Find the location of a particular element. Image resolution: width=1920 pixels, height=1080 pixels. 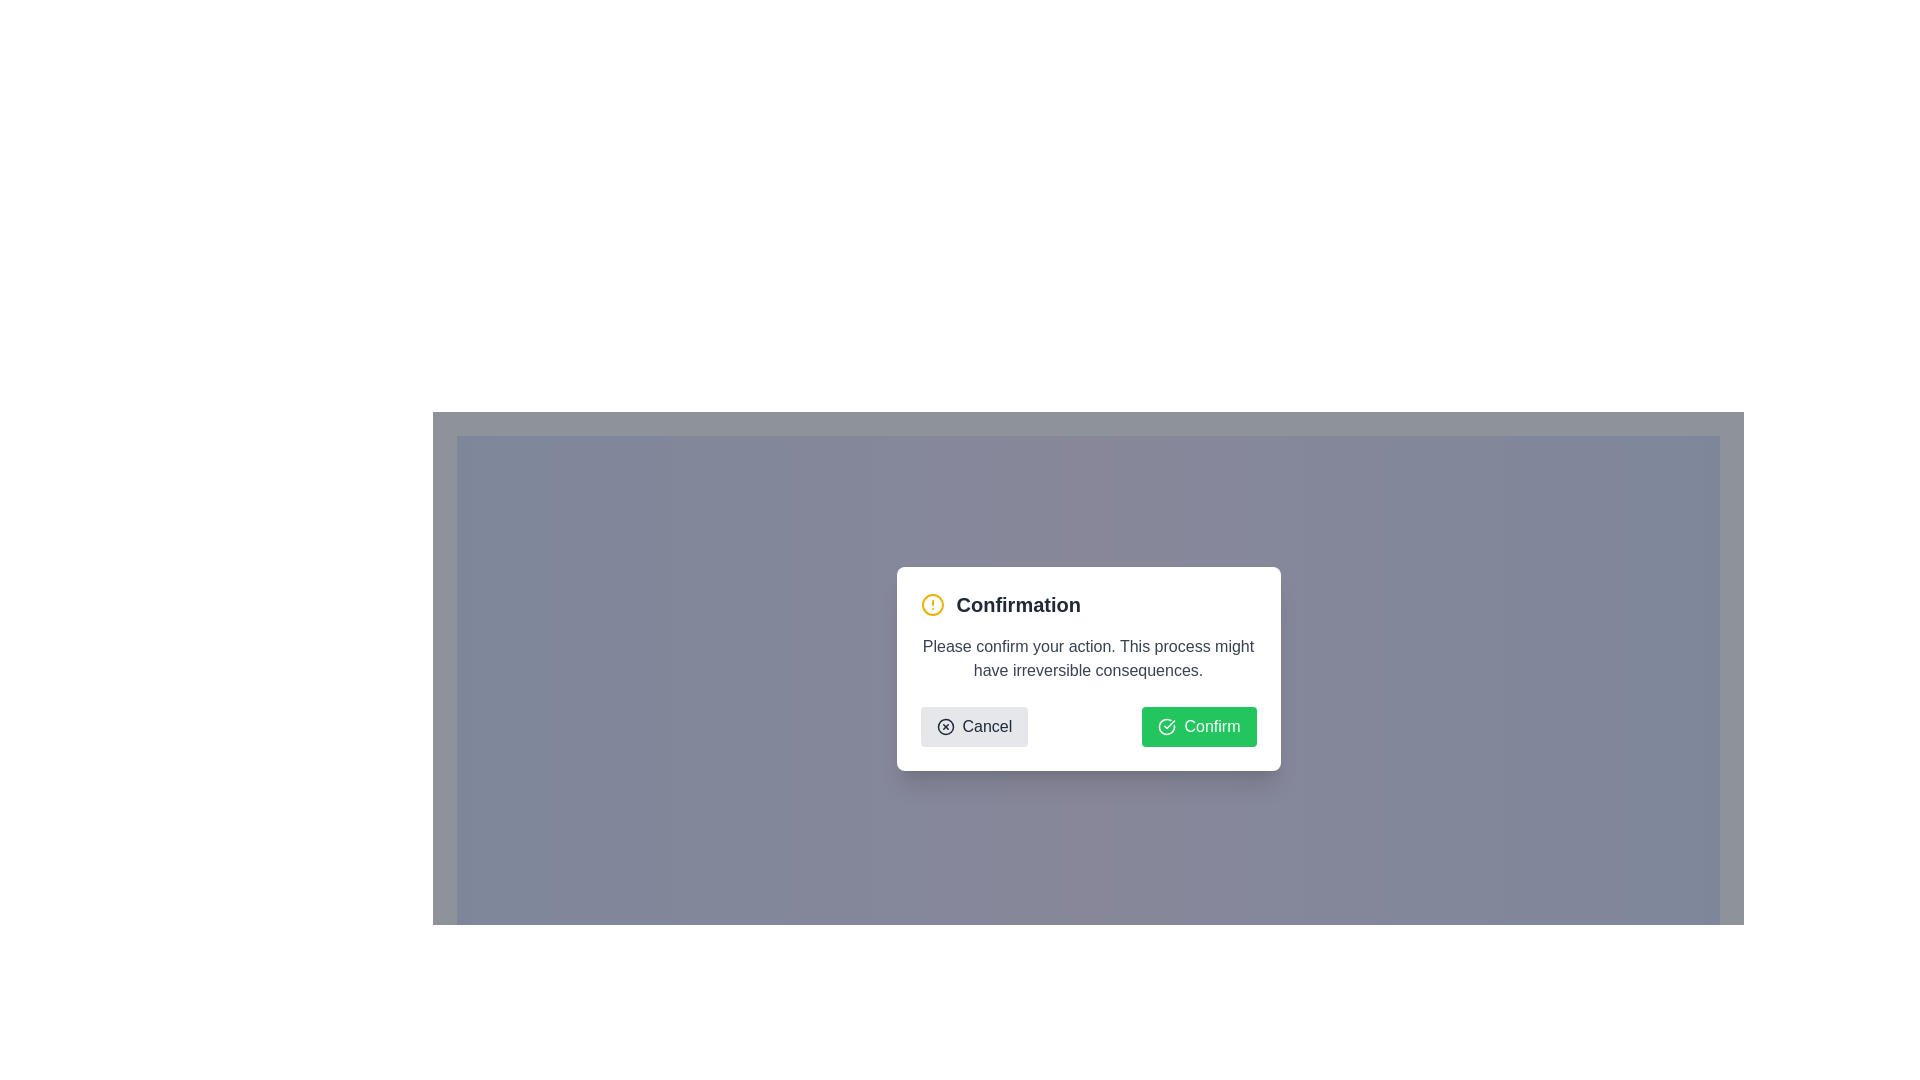

the purpose of the confirmation dialog box by clicking on the dialog header that contains the alert icon and title is located at coordinates (1087, 603).